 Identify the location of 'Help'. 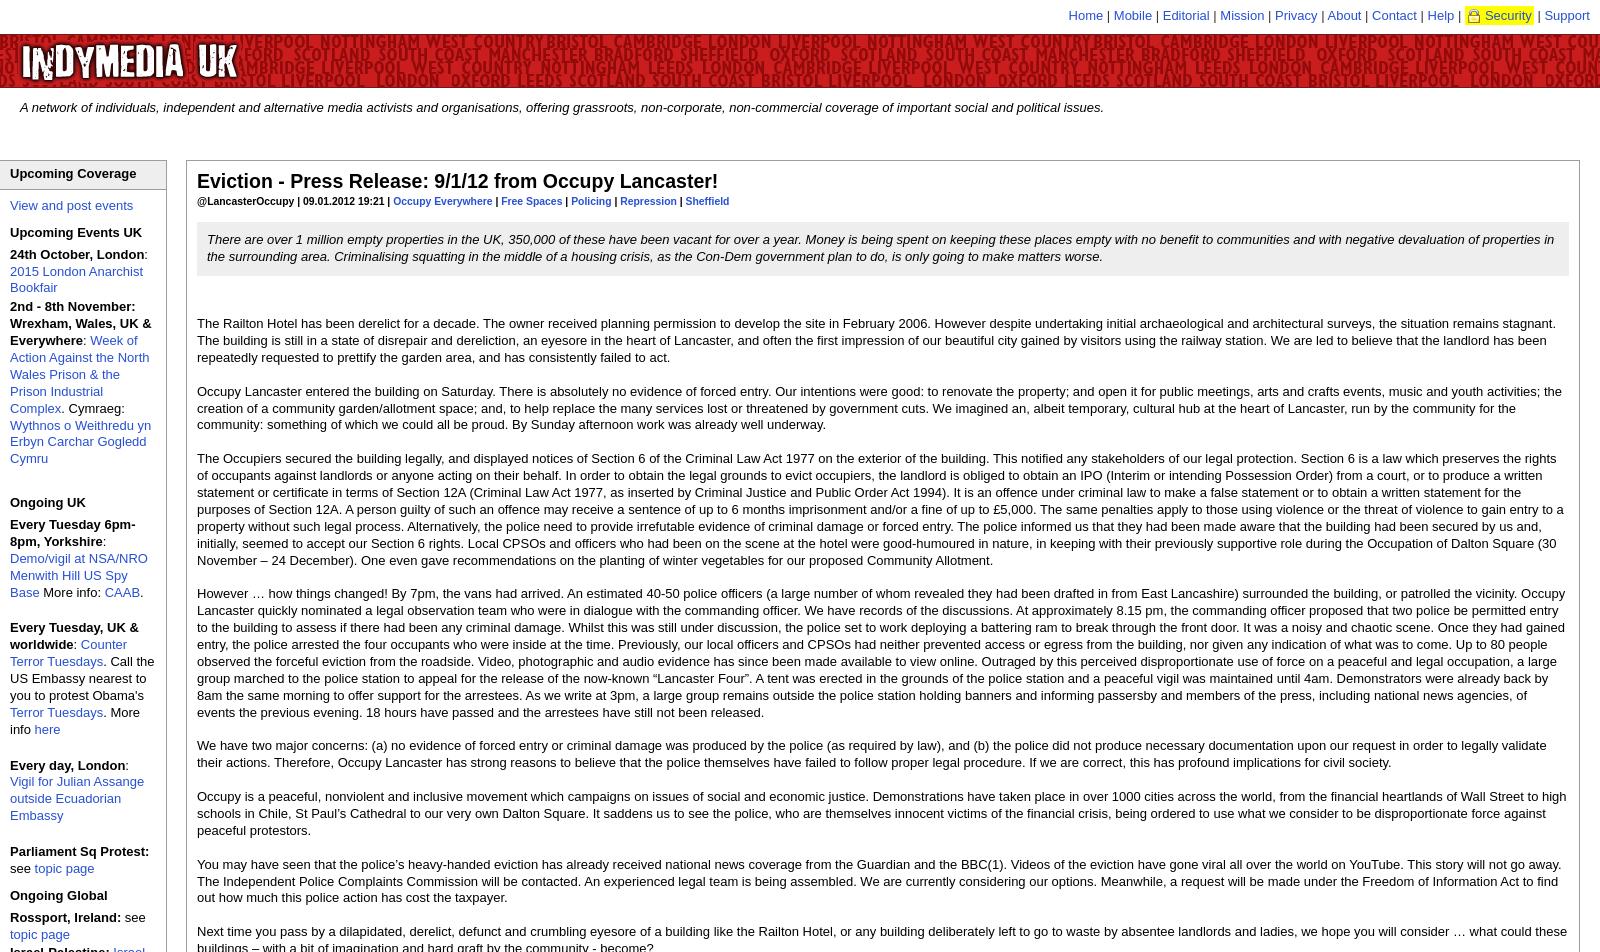
(1440, 15).